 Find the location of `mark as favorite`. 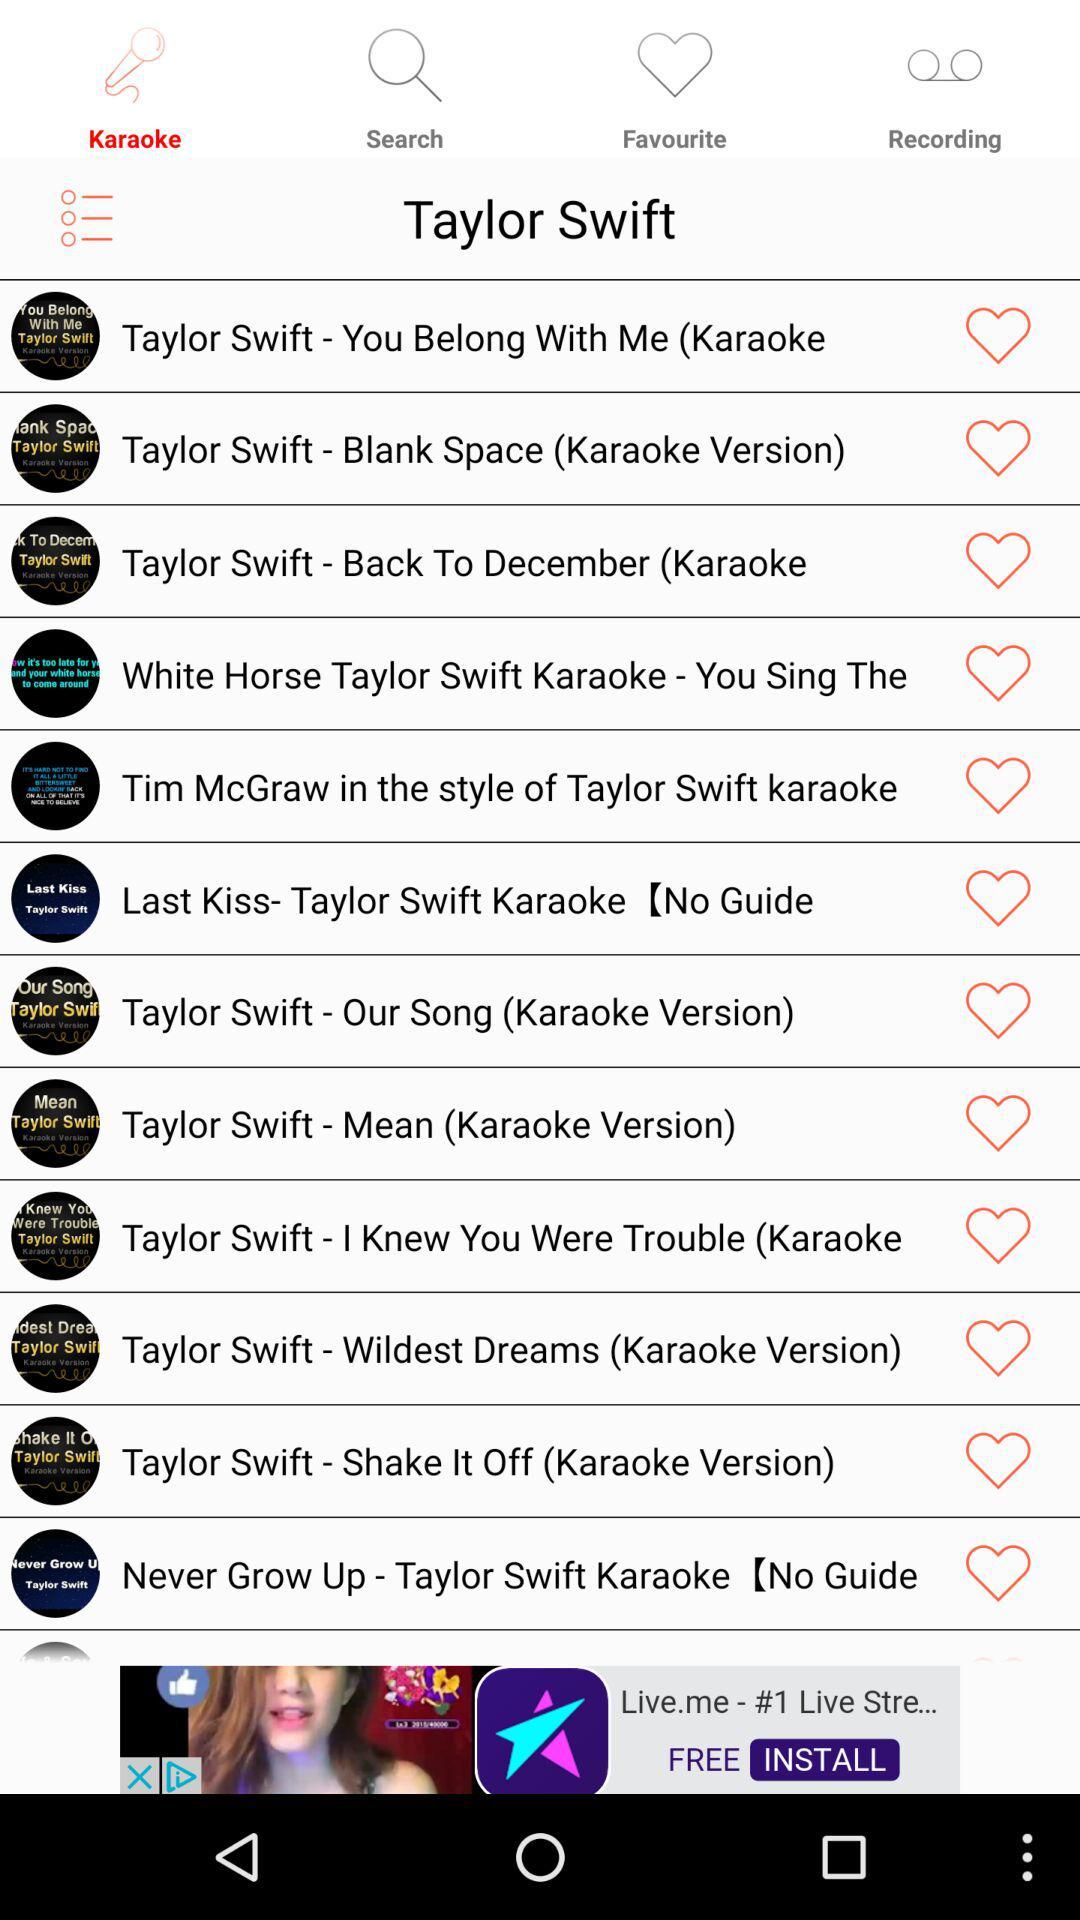

mark as favorite is located at coordinates (998, 1348).